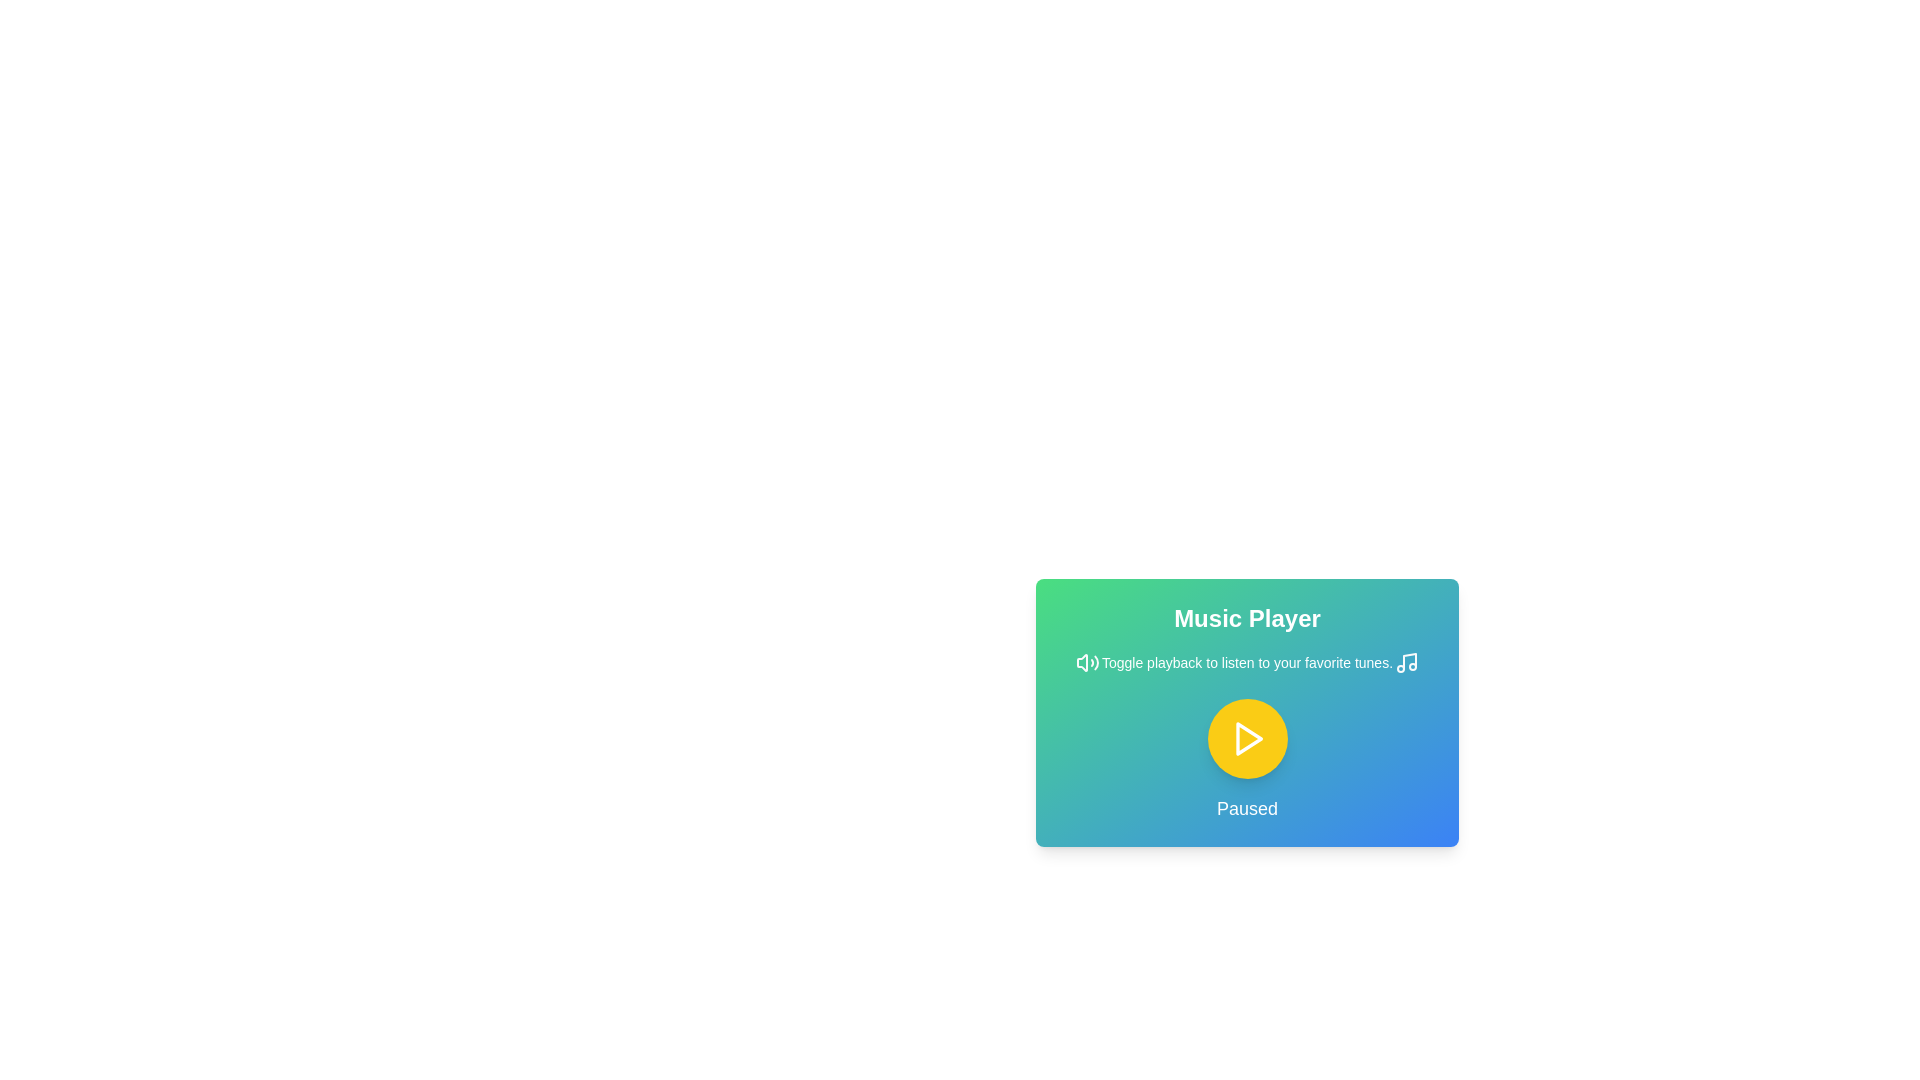 This screenshot has height=1080, width=1920. What do you see at coordinates (1081, 663) in the screenshot?
I see `the triangular base of the speaker icon in the music player UI, which is part of the volume control graphic` at bounding box center [1081, 663].